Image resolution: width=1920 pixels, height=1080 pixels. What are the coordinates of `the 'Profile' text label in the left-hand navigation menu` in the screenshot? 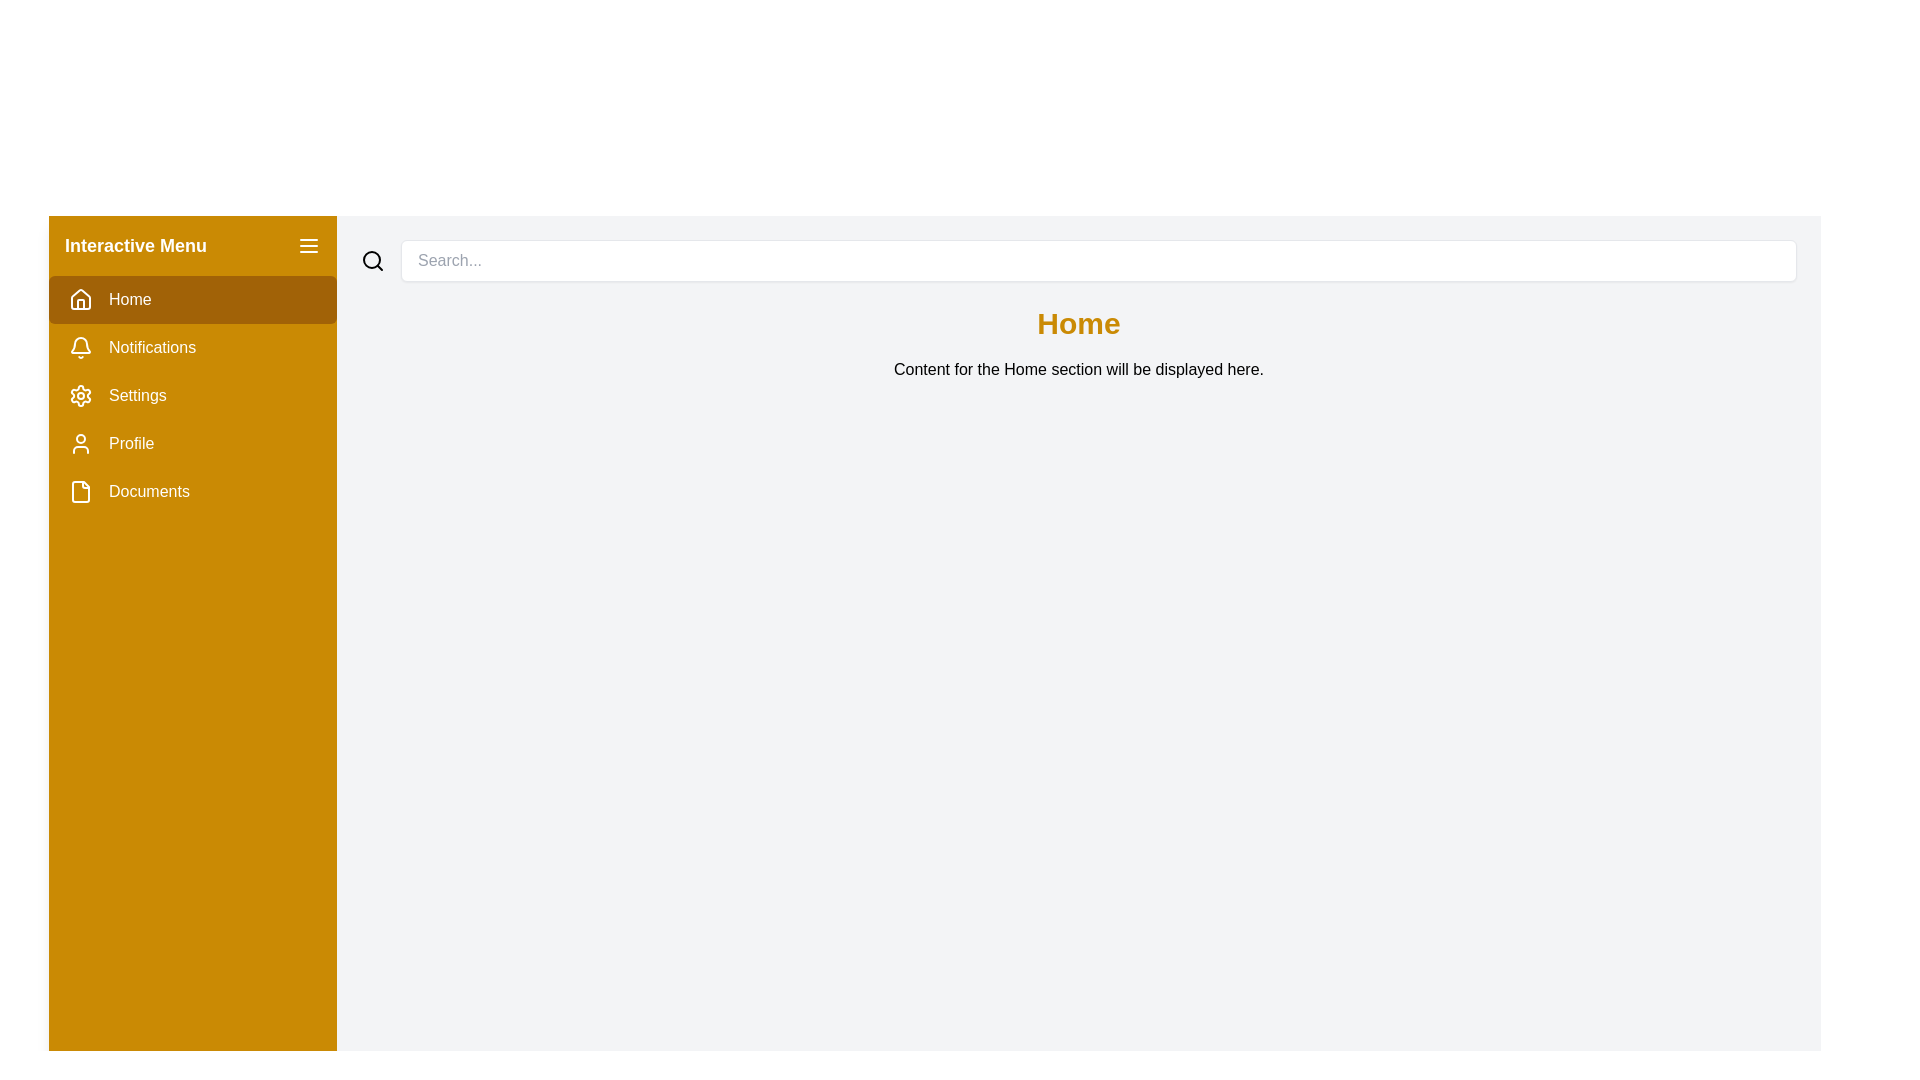 It's located at (130, 442).